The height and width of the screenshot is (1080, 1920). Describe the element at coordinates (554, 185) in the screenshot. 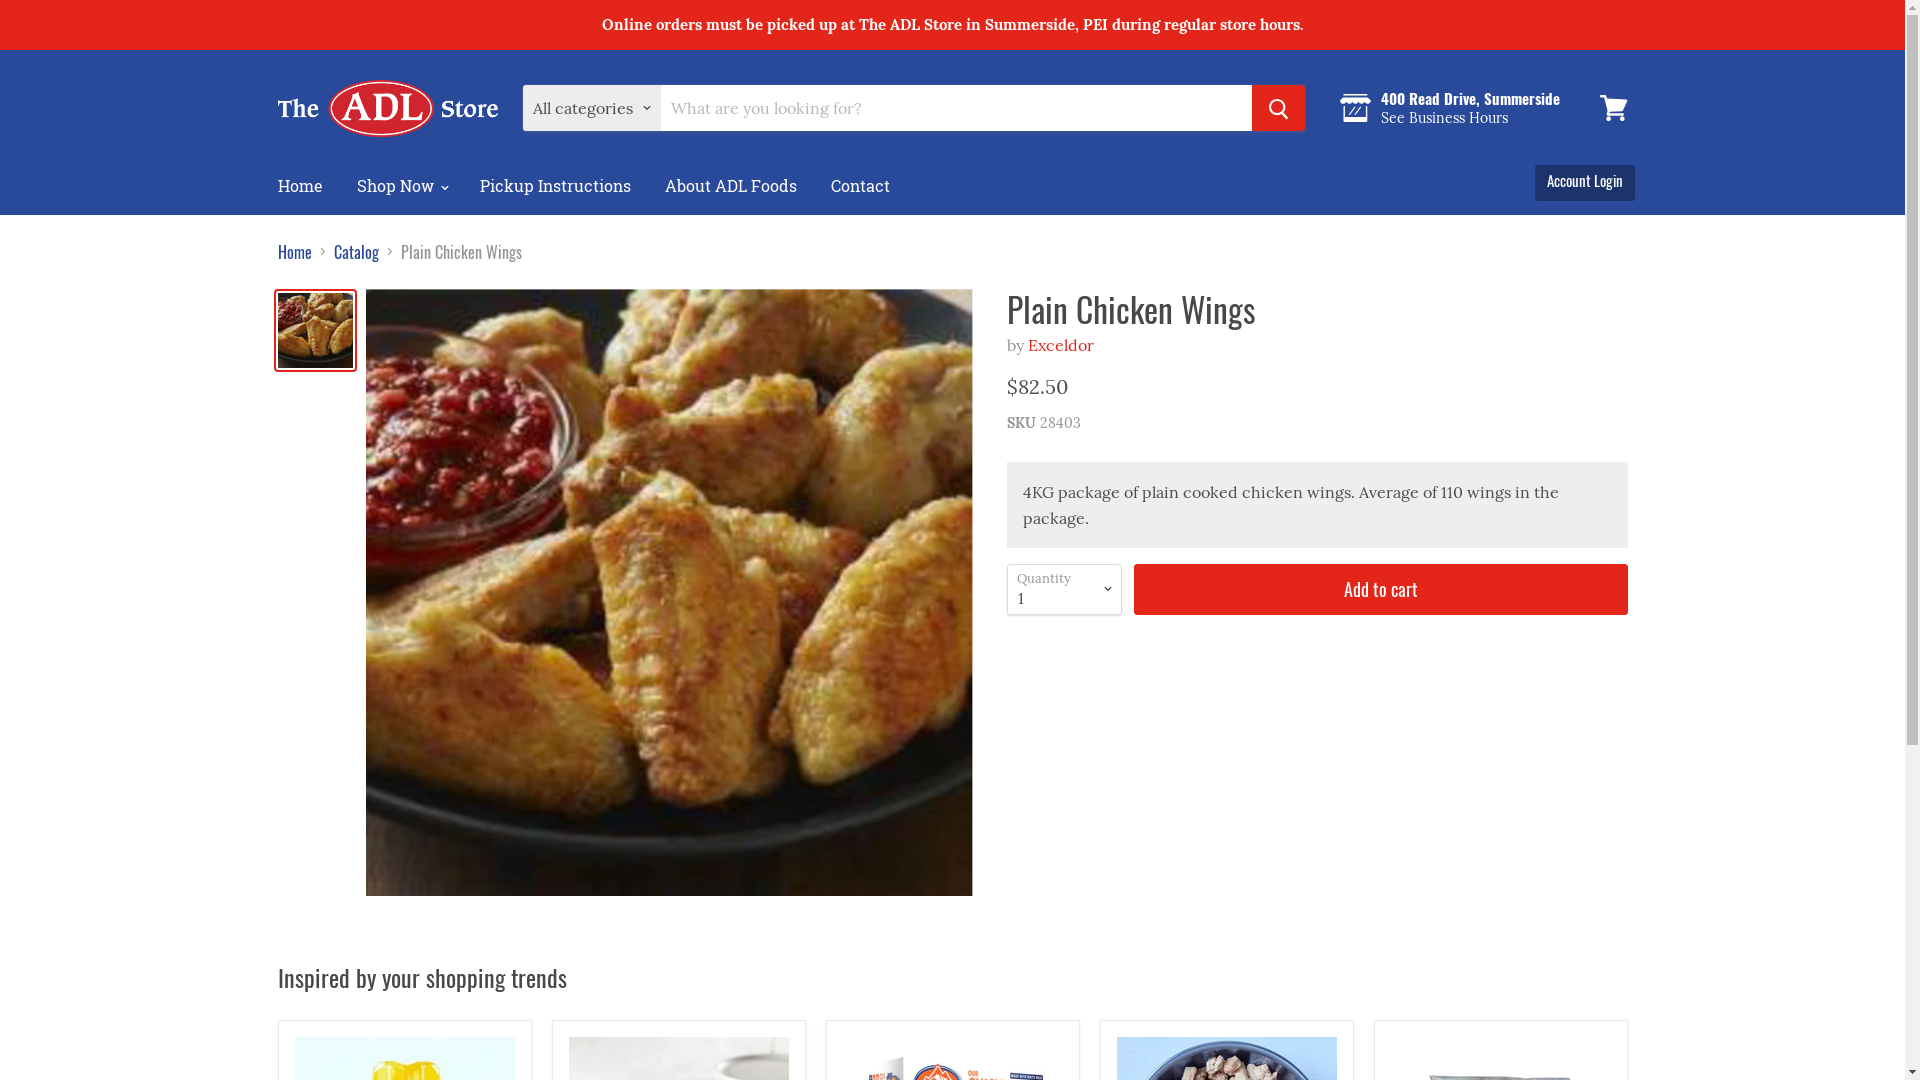

I see `'Pickup Instructions'` at that location.